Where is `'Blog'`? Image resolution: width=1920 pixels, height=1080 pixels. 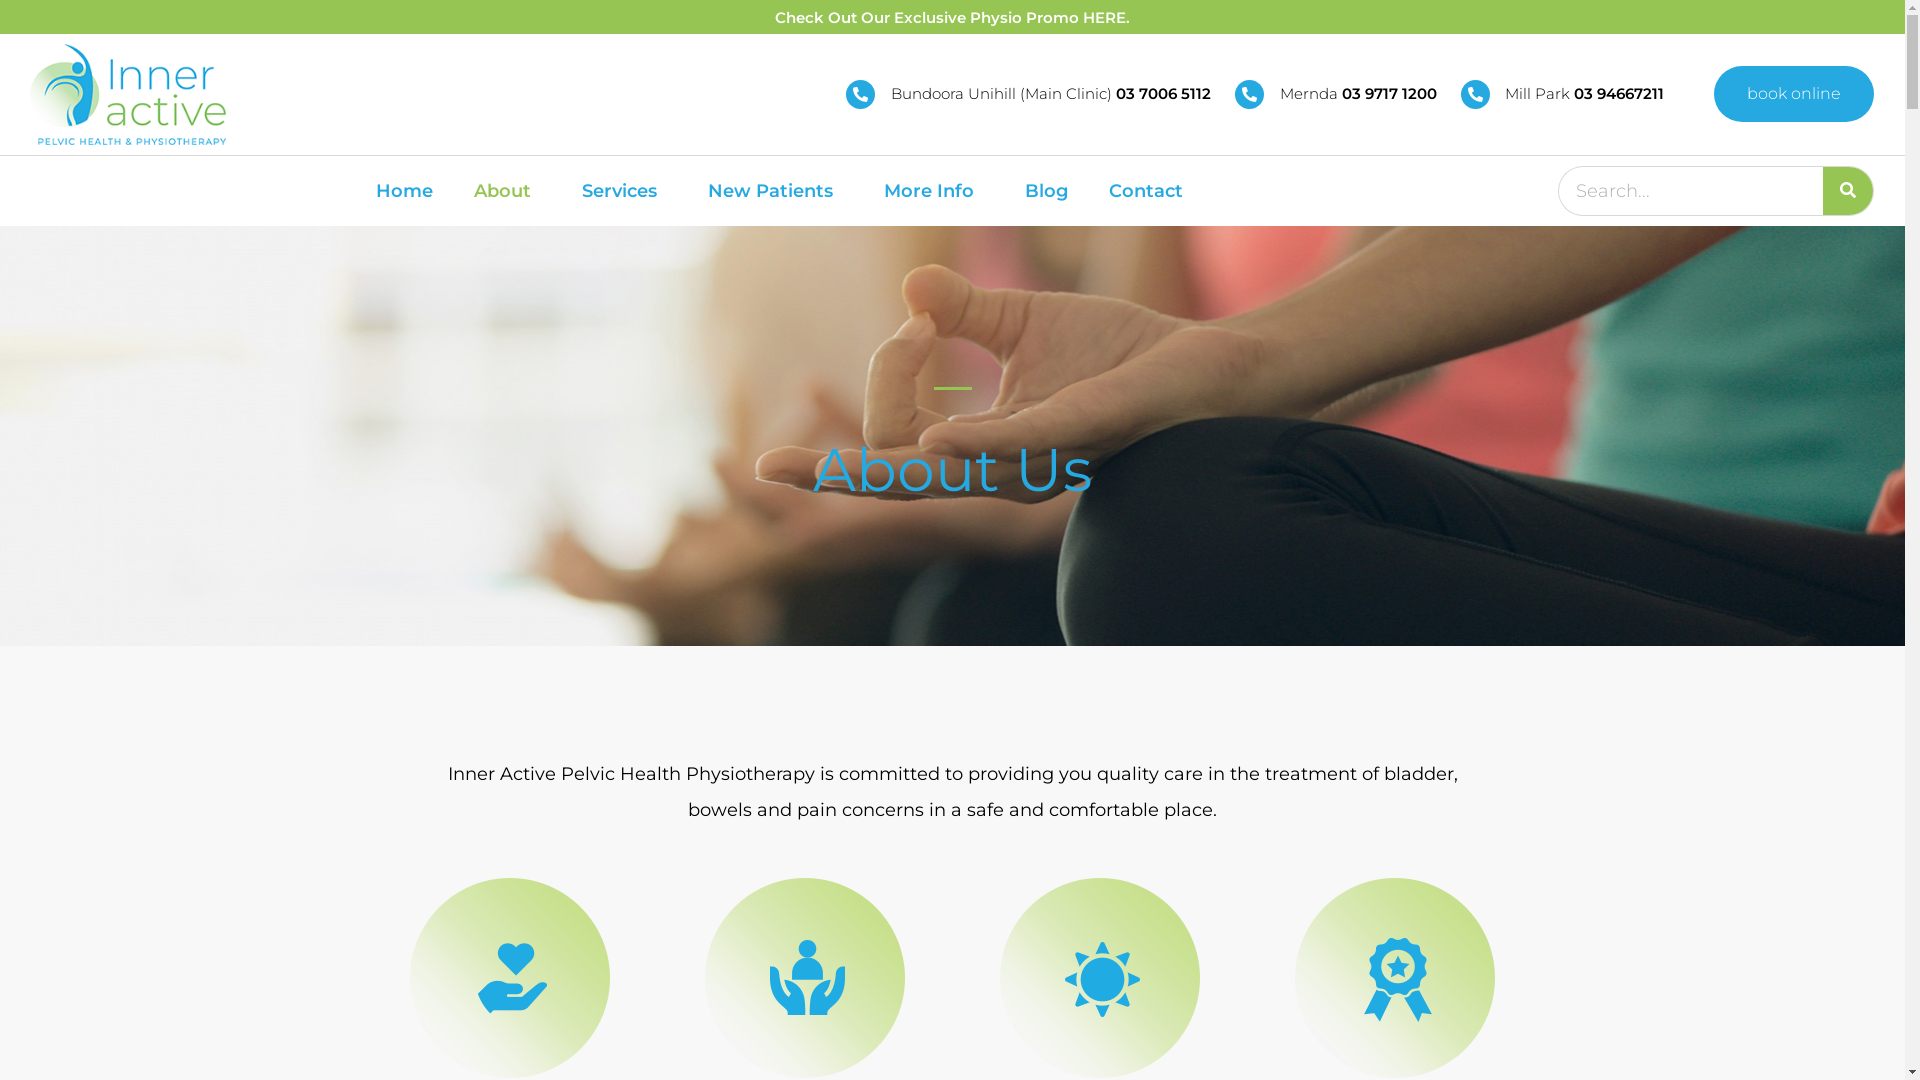
'Blog' is located at coordinates (1045, 191).